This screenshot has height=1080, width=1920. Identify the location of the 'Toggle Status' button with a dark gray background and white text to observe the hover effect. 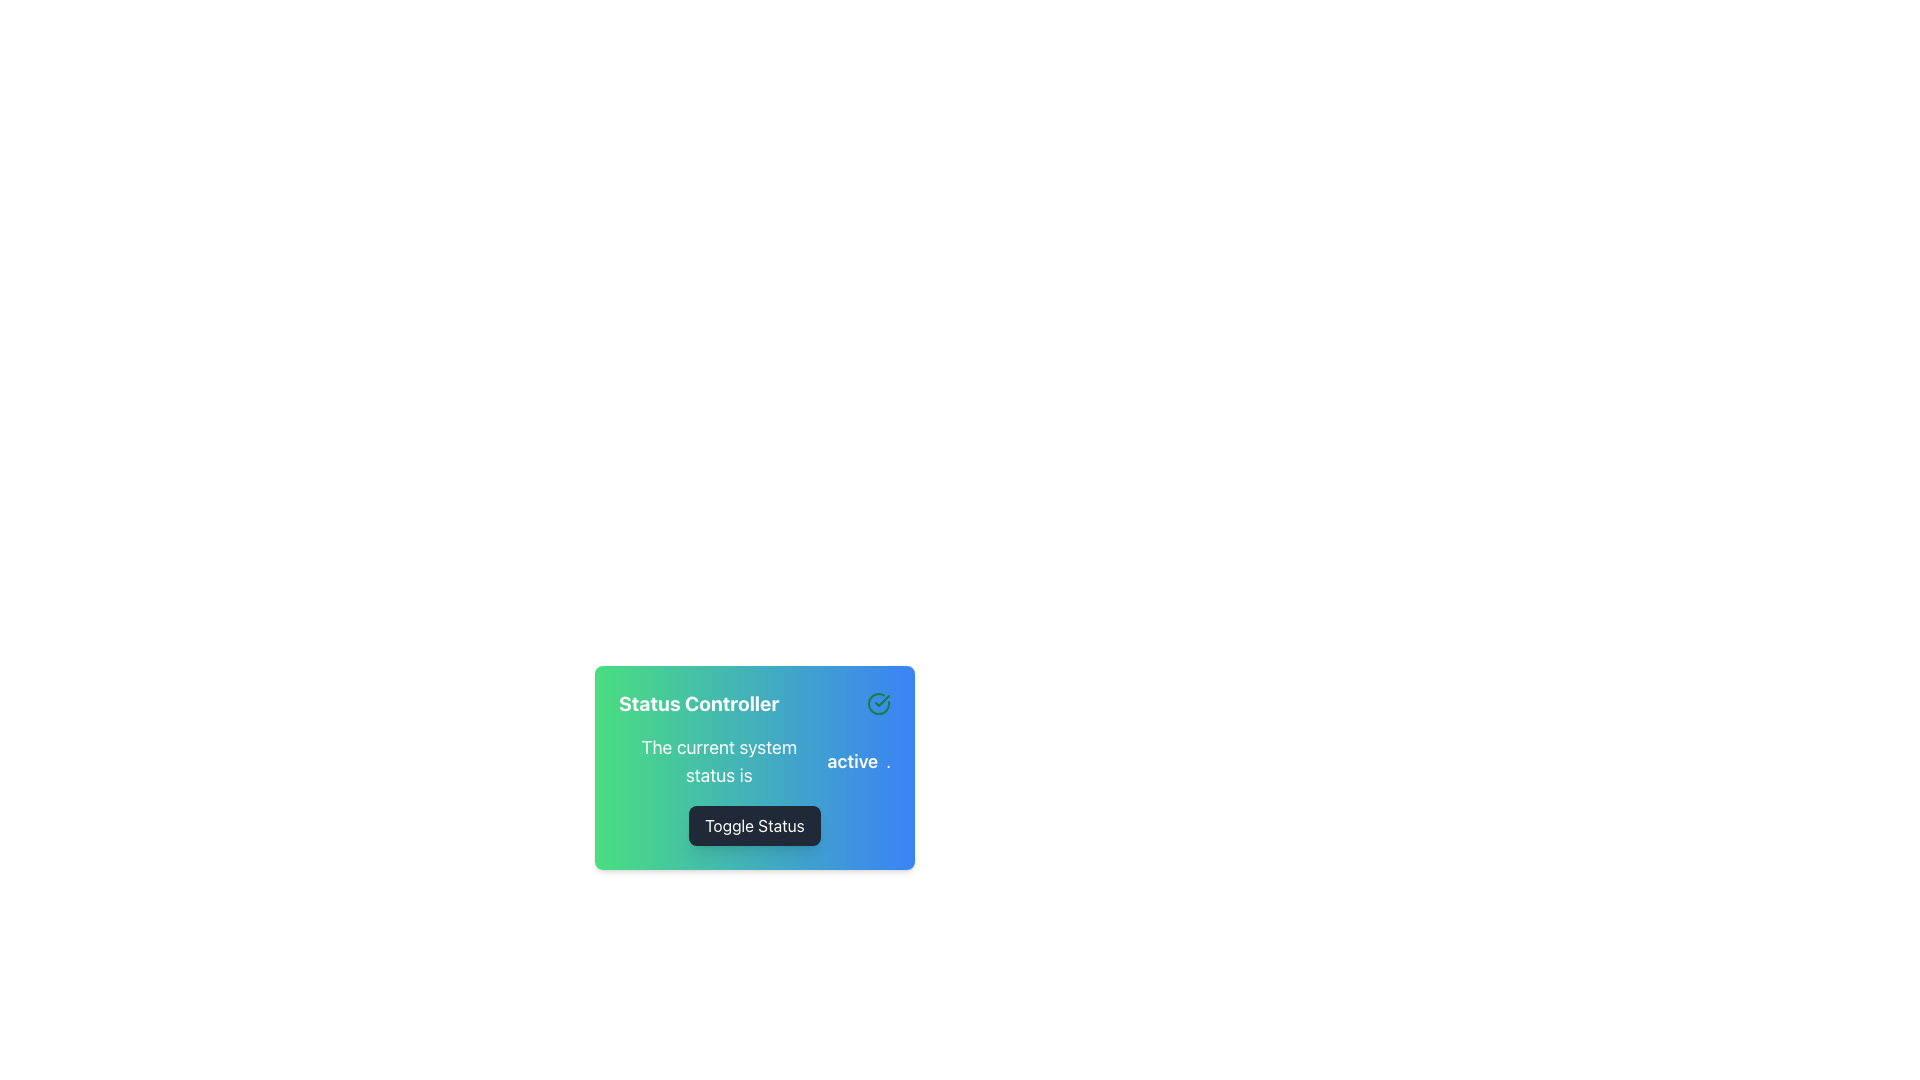
(753, 825).